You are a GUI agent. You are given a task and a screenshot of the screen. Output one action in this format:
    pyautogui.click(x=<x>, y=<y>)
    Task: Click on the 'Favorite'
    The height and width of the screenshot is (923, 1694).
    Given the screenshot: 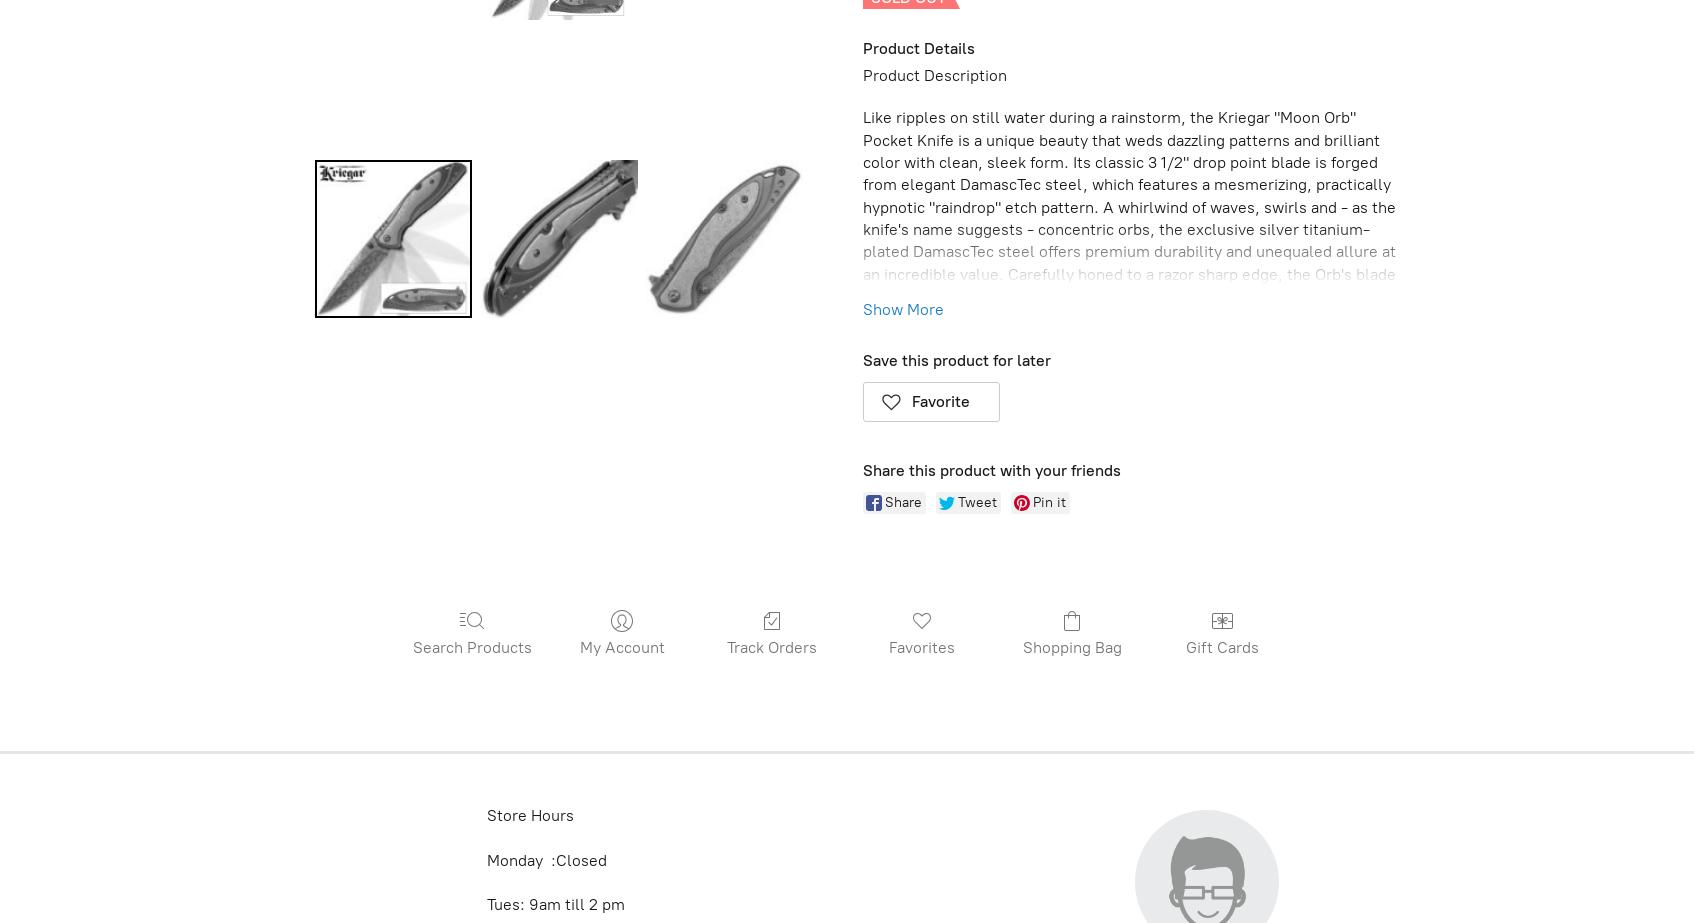 What is the action you would take?
    pyautogui.click(x=940, y=401)
    